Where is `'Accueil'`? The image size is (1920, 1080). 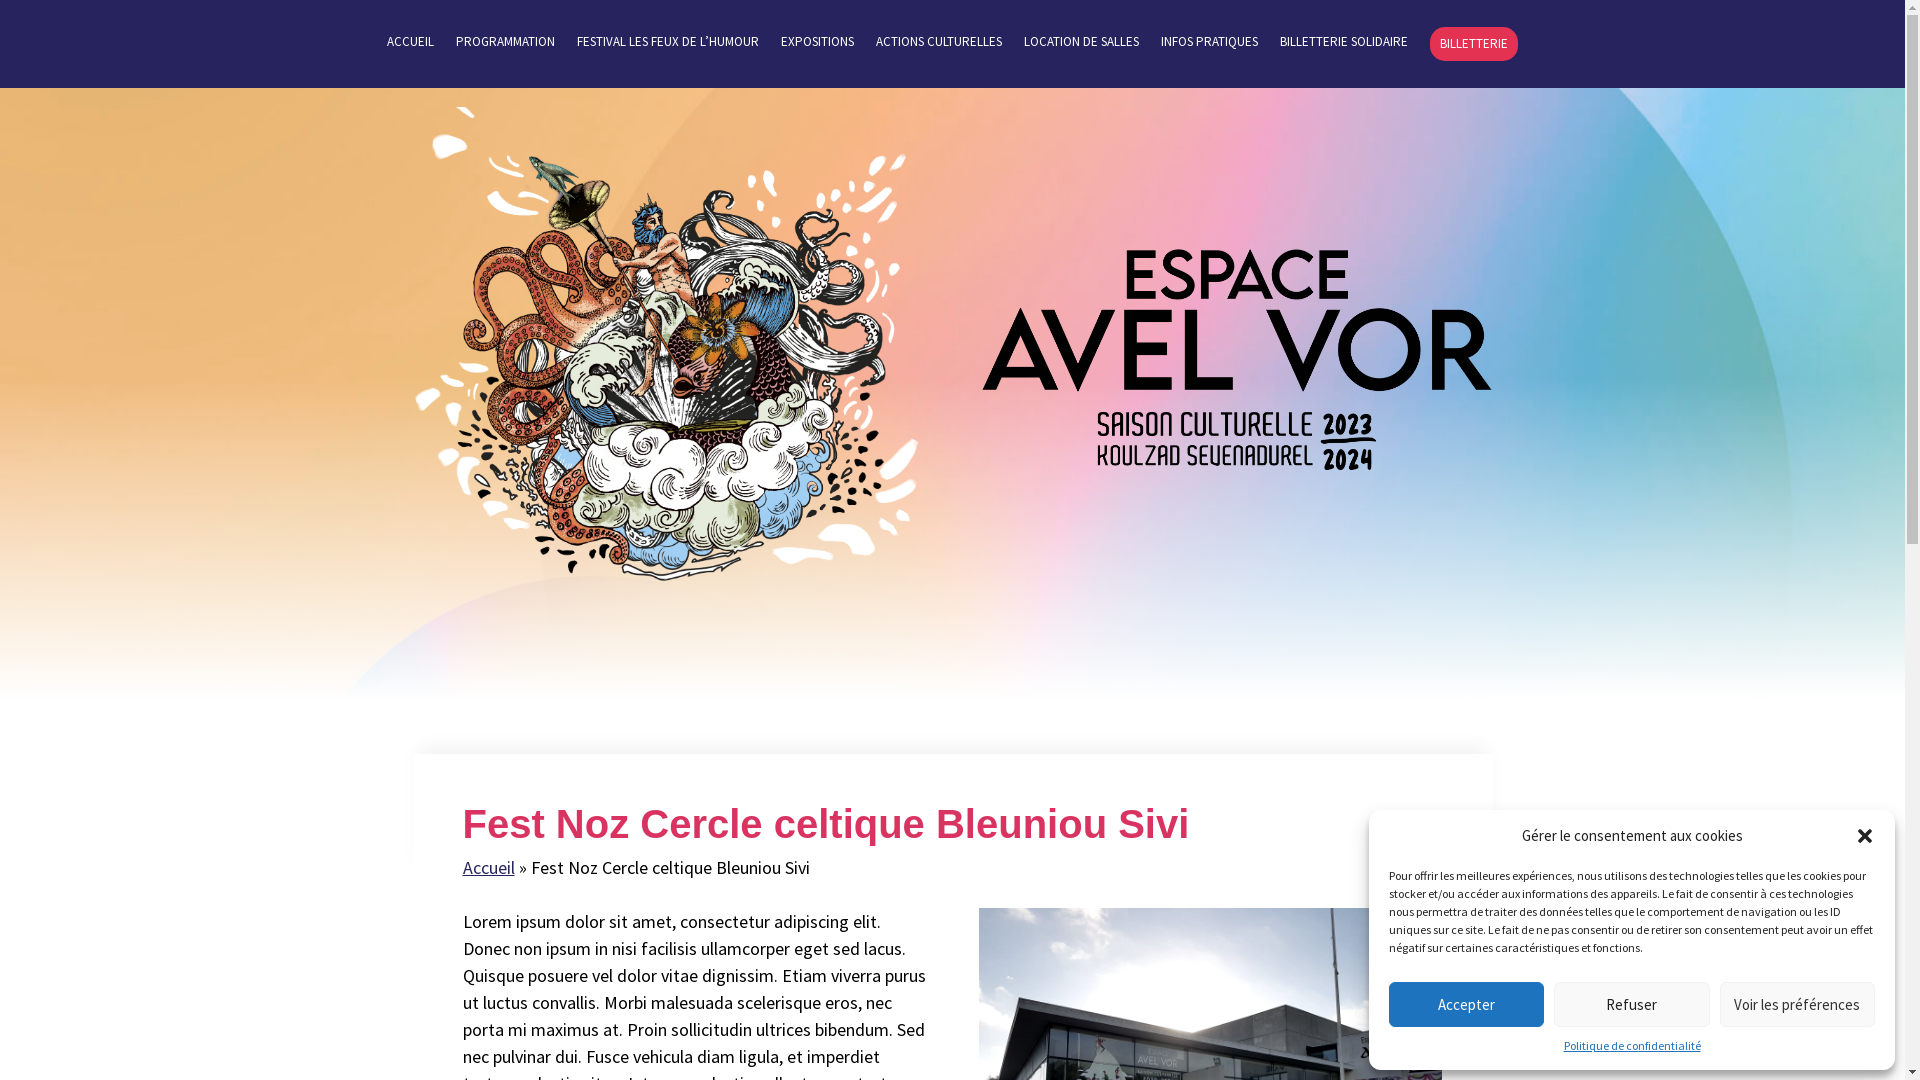
'Accueil' is located at coordinates (460, 866).